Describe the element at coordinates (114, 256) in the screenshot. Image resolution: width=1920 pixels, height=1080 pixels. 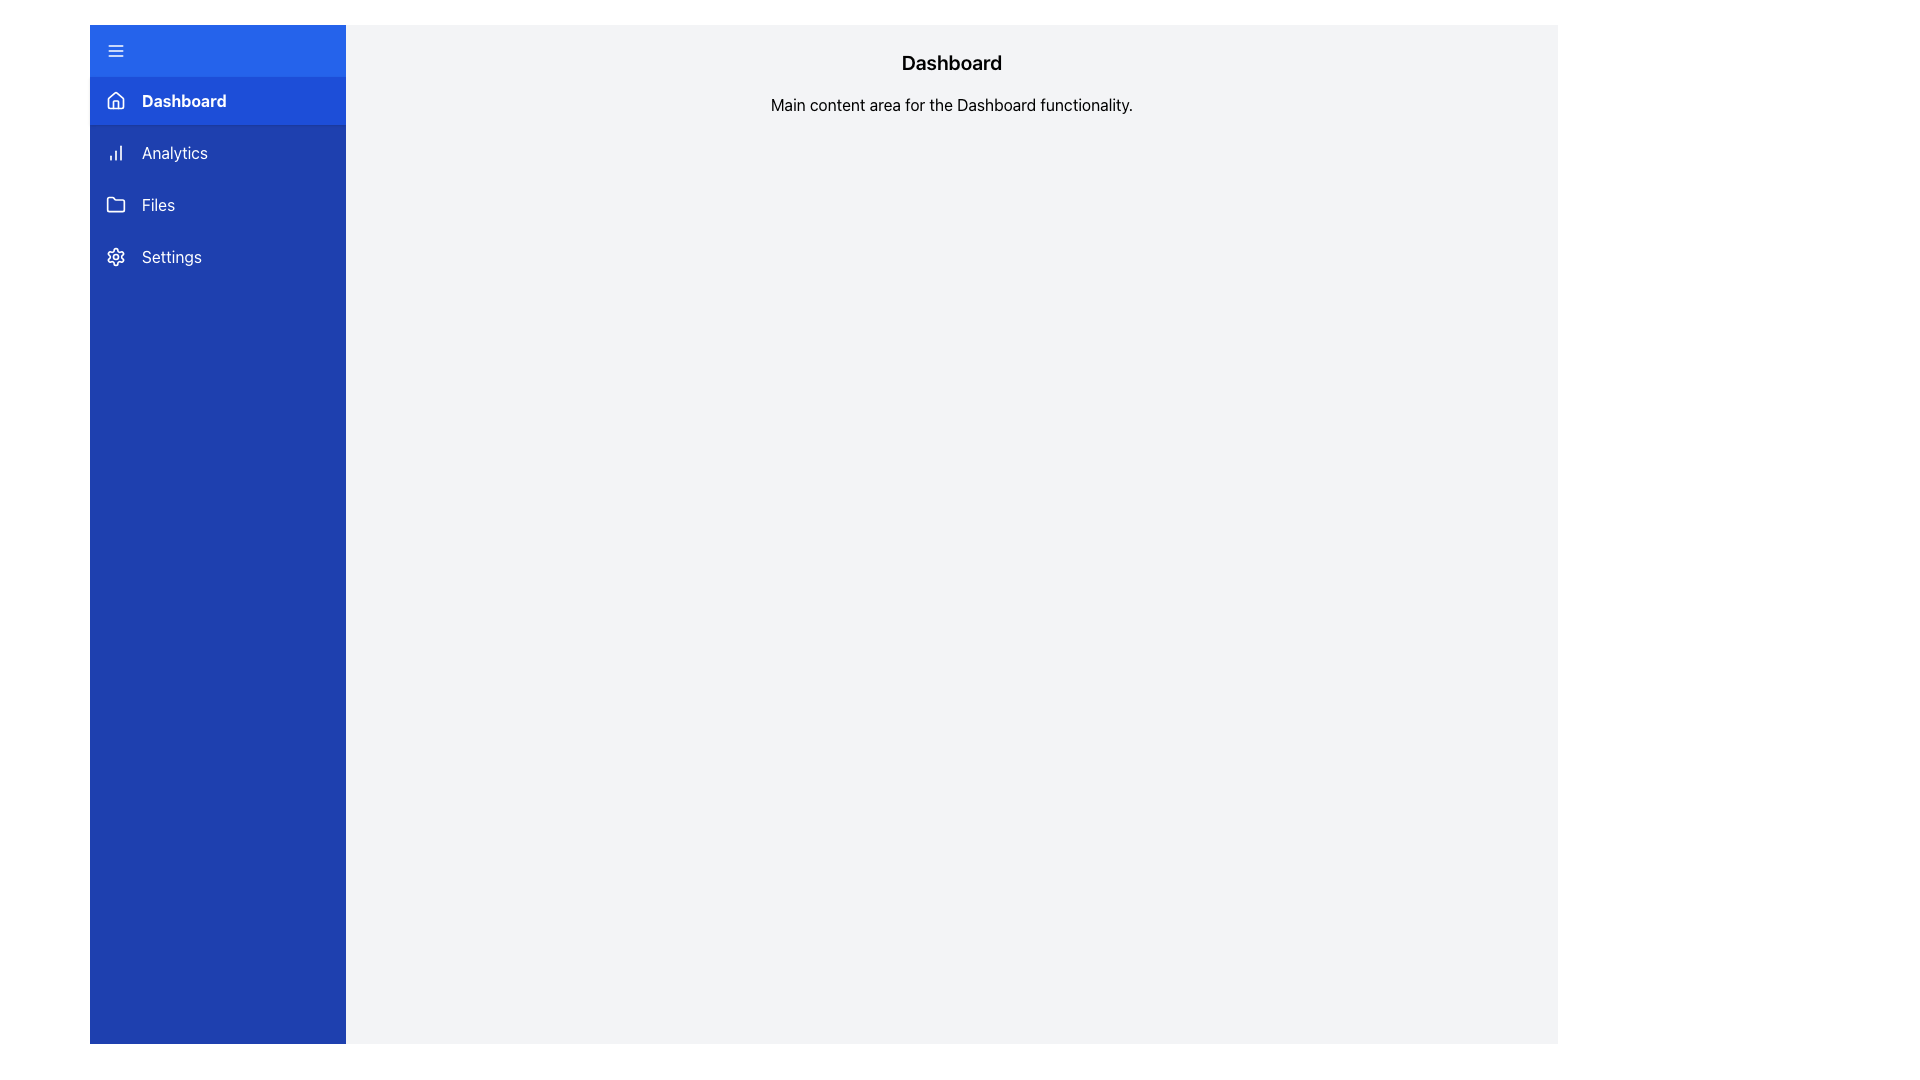
I see `the gear-shaped icon in the left sidebar` at that location.